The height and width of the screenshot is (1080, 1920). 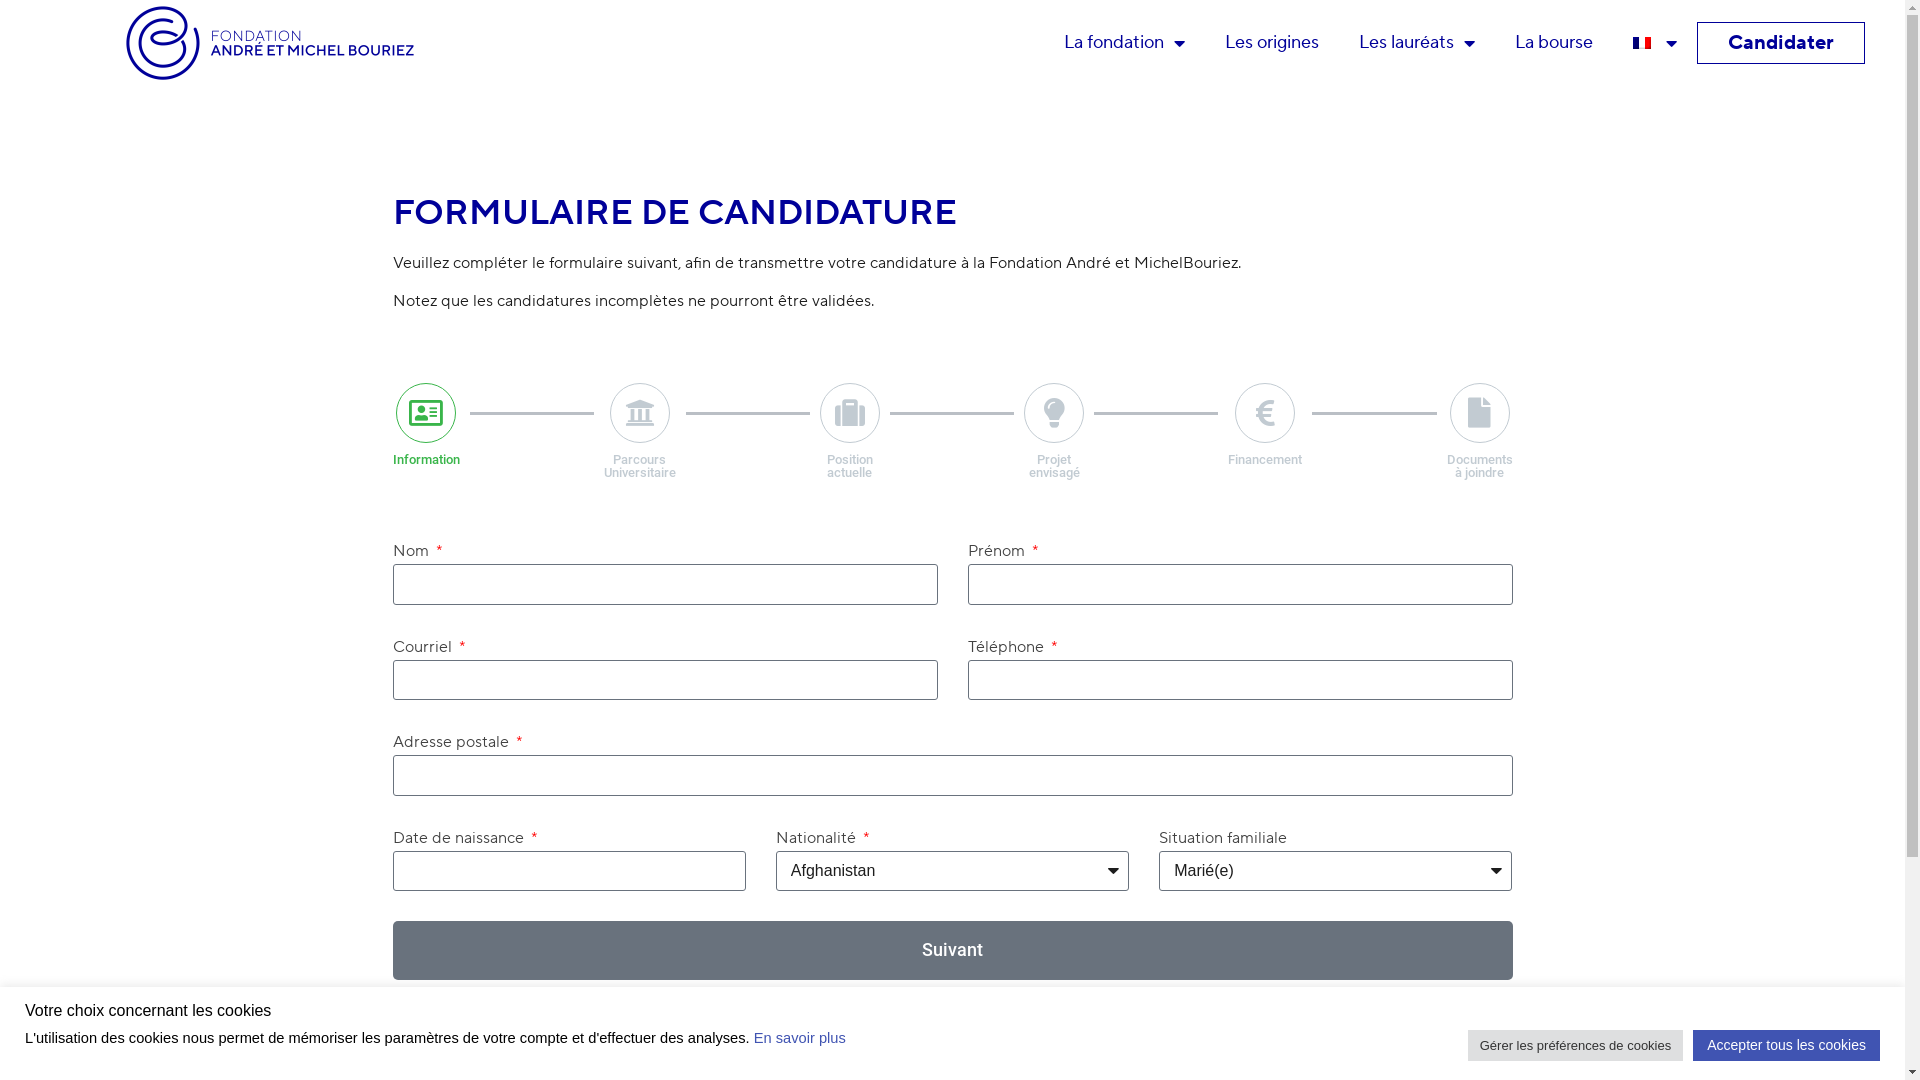 I want to click on 'La fondation', so click(x=1042, y=42).